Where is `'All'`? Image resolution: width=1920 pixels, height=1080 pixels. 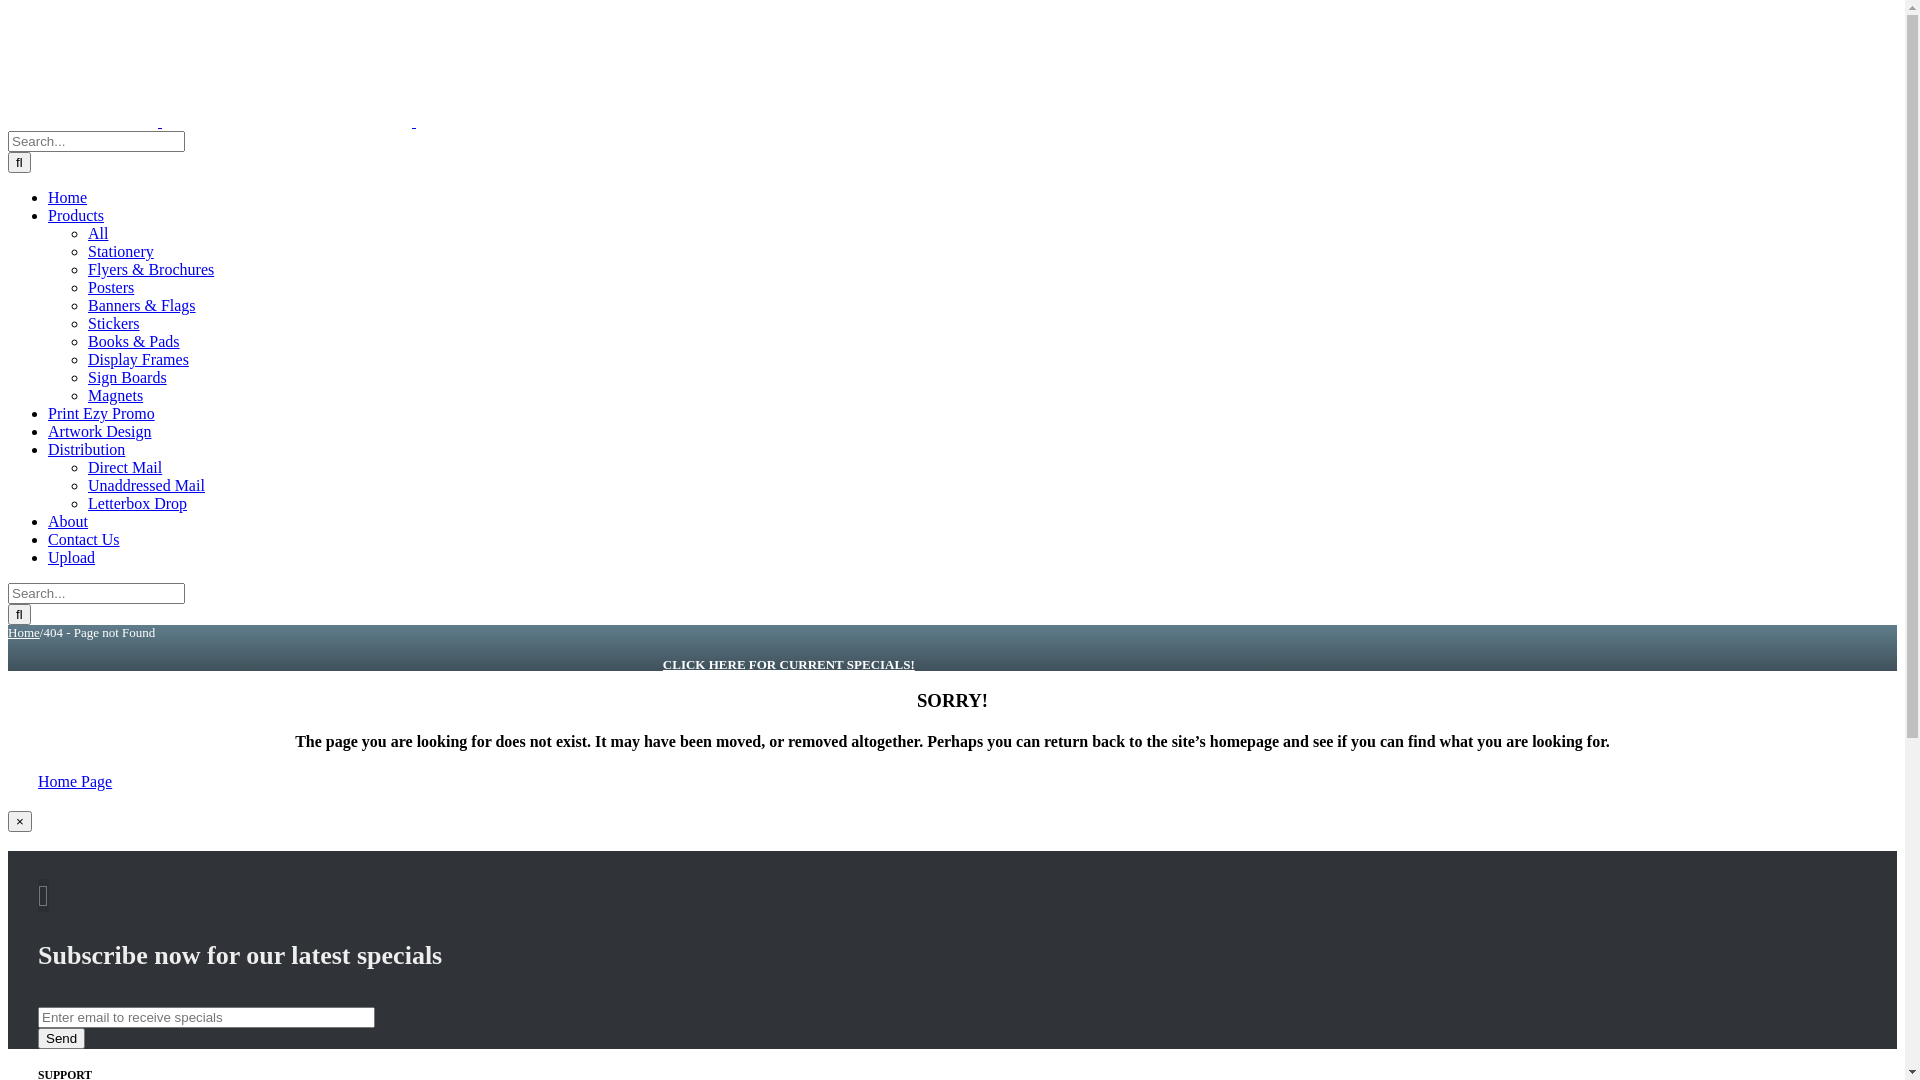 'All' is located at coordinates (86, 232).